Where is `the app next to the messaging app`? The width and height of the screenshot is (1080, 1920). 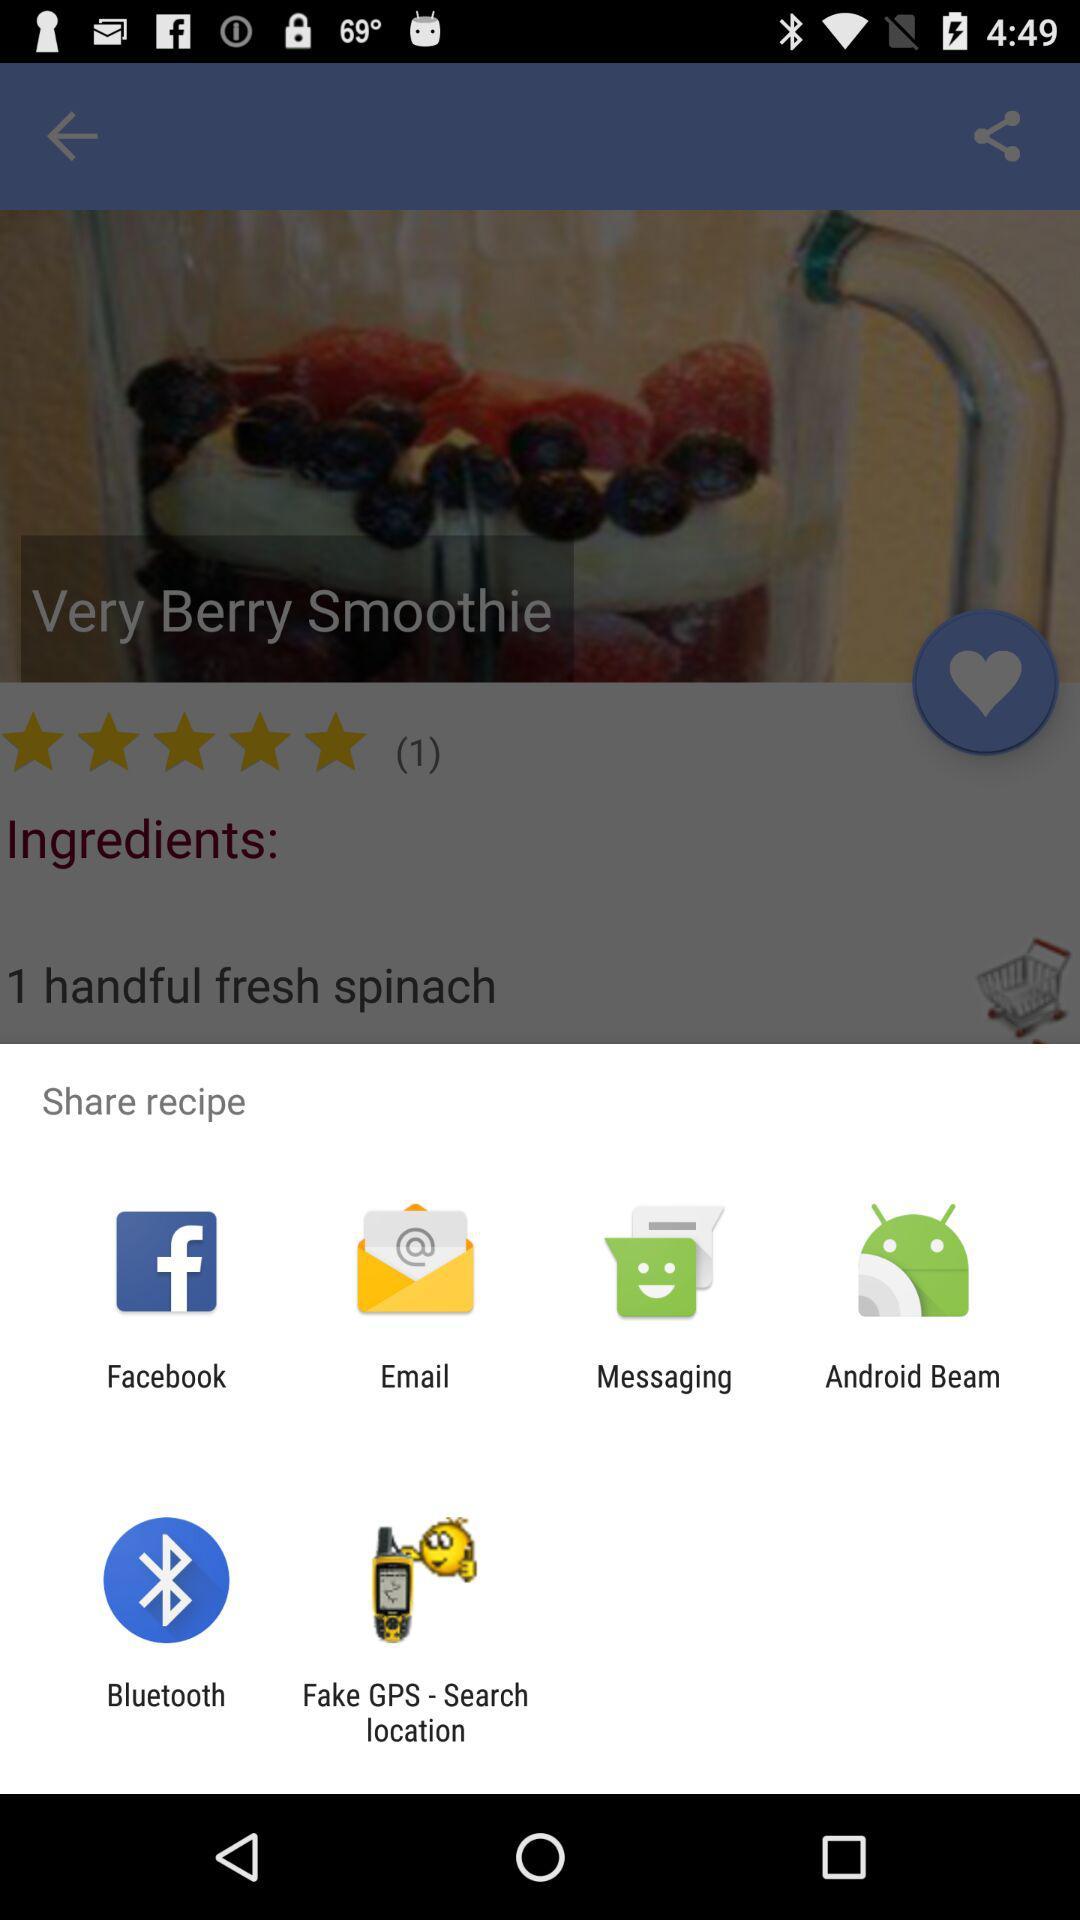
the app next to the messaging app is located at coordinates (913, 1392).